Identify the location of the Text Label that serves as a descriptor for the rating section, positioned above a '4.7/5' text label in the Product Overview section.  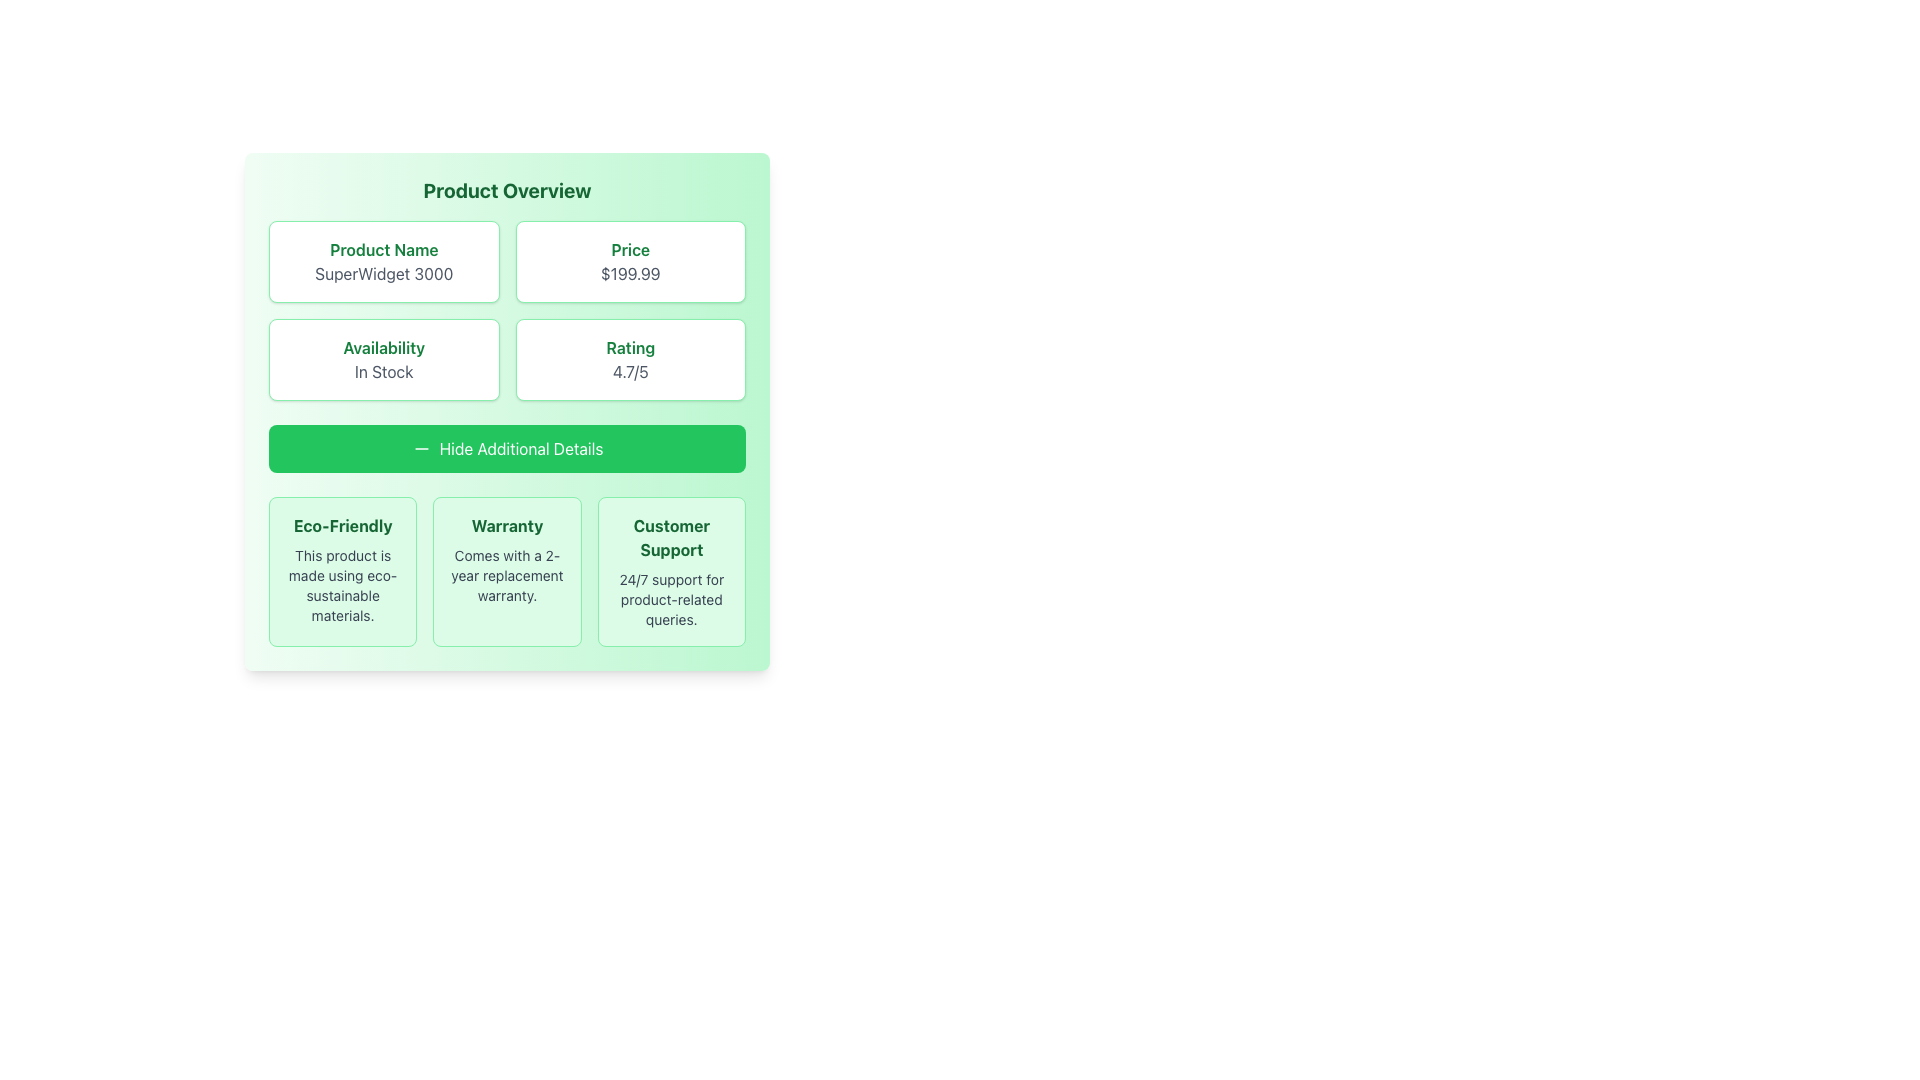
(629, 346).